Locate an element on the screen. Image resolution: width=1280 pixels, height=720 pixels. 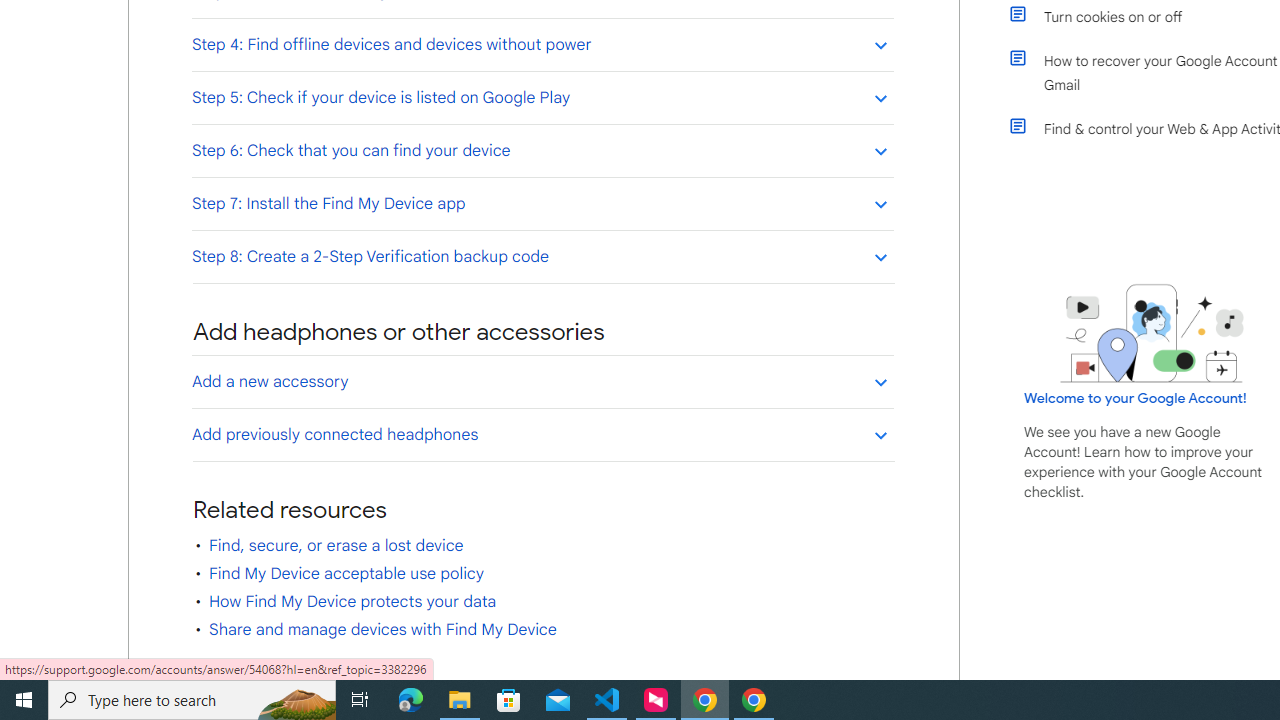
'Learning Center home page image' is located at coordinates (1152, 332).